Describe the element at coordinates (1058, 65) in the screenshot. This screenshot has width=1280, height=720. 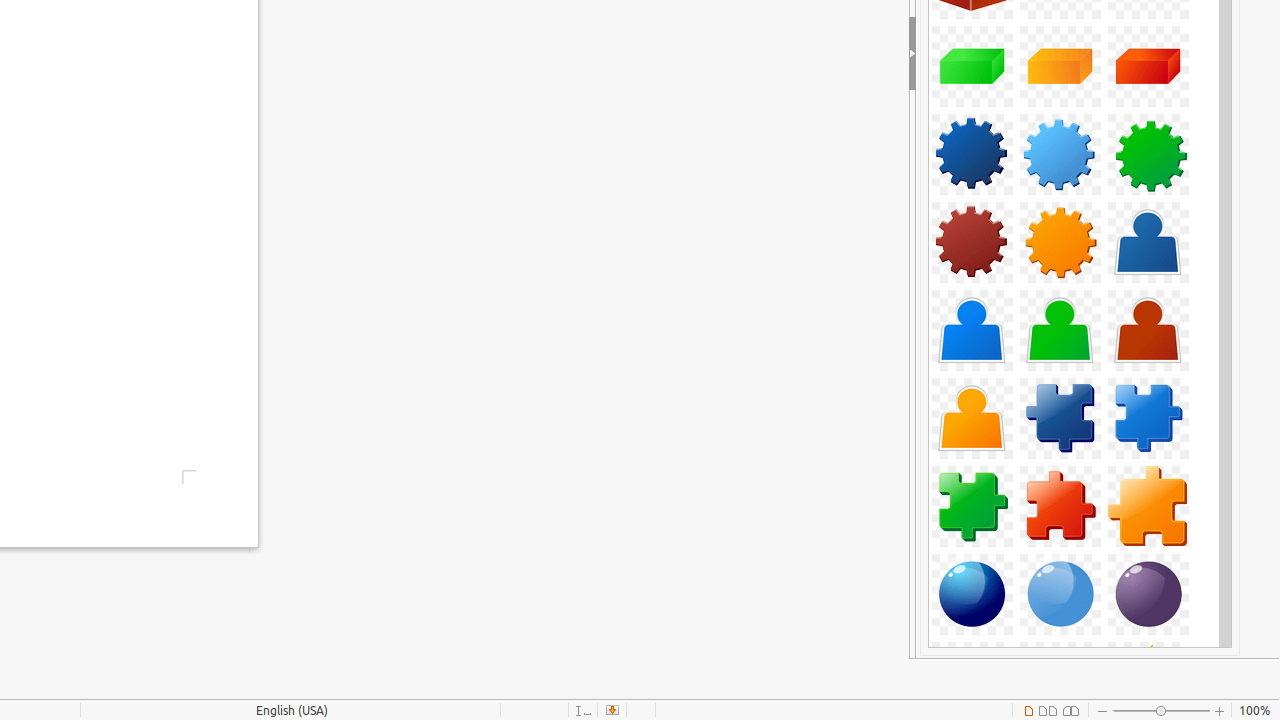
I see `'Component-Cuboid04-Orange'` at that location.